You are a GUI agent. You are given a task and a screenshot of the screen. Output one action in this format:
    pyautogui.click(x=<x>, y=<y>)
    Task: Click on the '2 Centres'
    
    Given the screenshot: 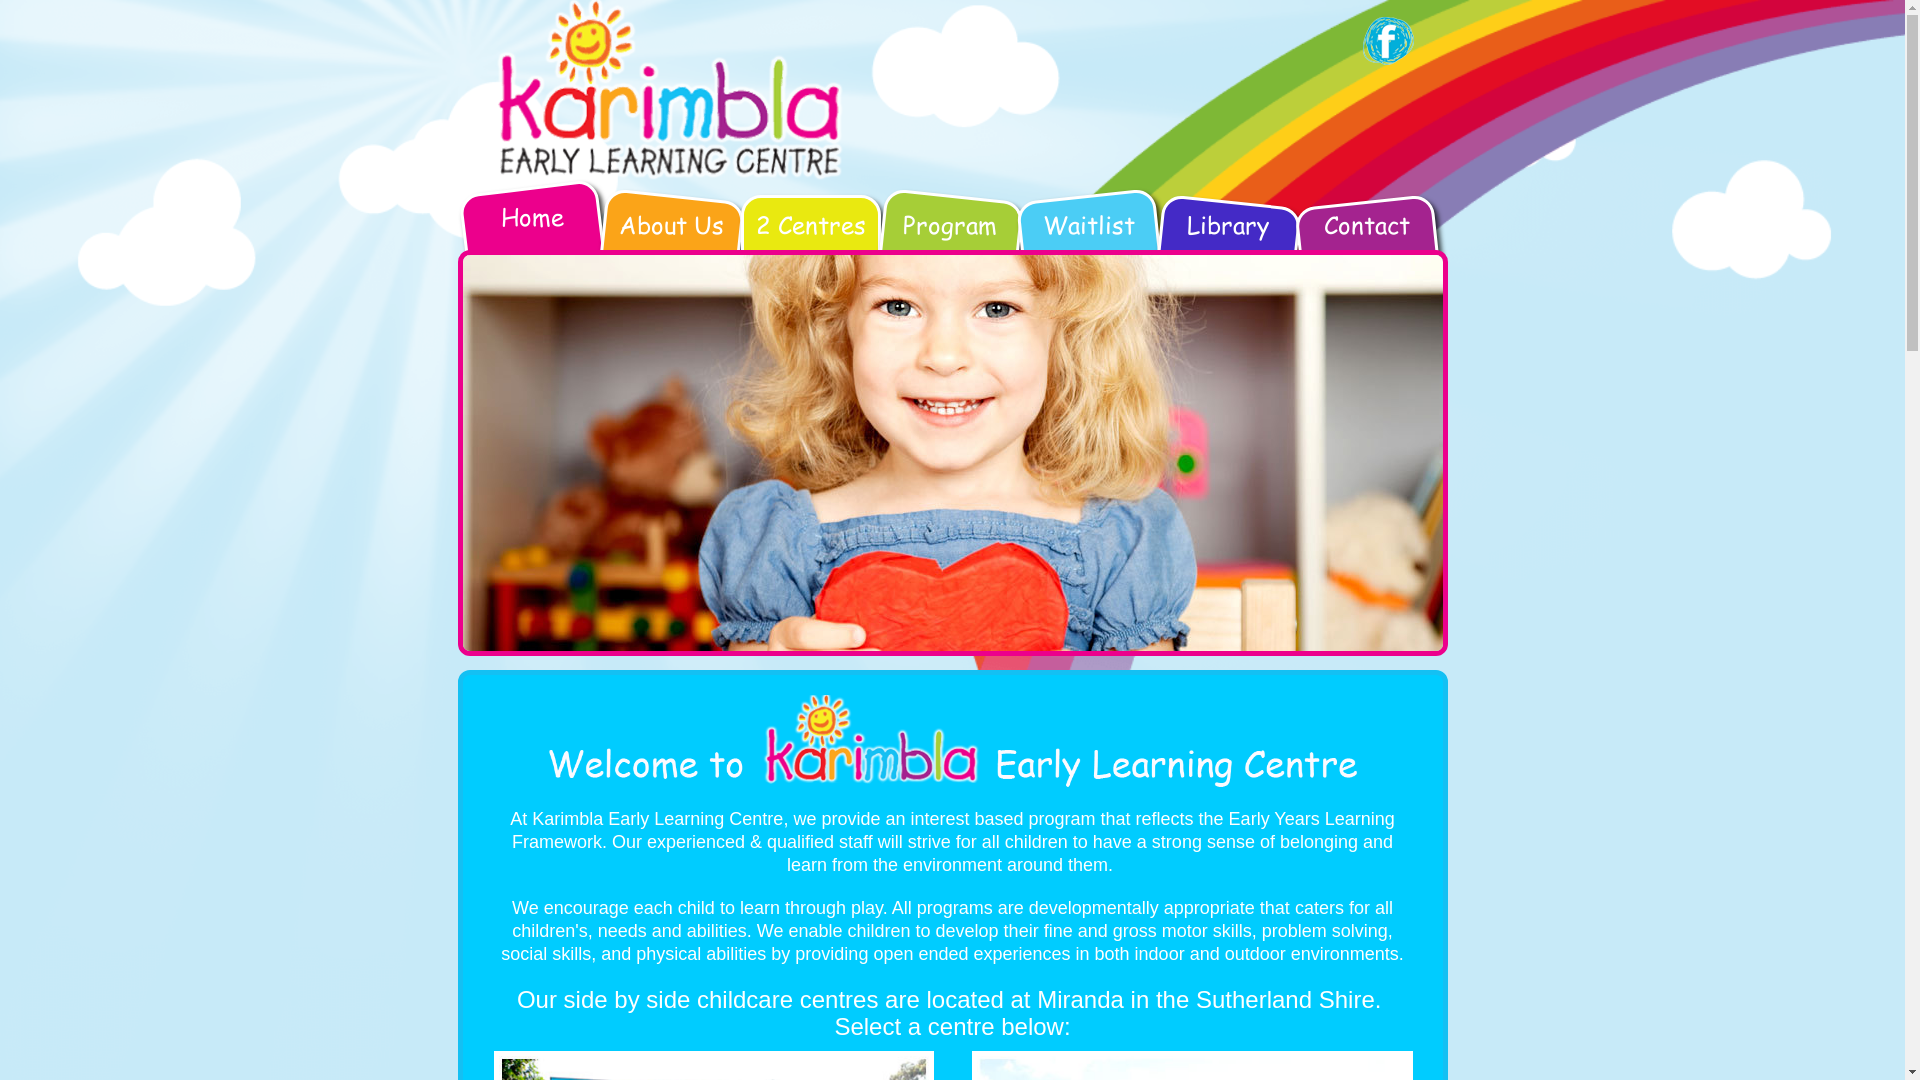 What is the action you would take?
    pyautogui.click(x=810, y=237)
    